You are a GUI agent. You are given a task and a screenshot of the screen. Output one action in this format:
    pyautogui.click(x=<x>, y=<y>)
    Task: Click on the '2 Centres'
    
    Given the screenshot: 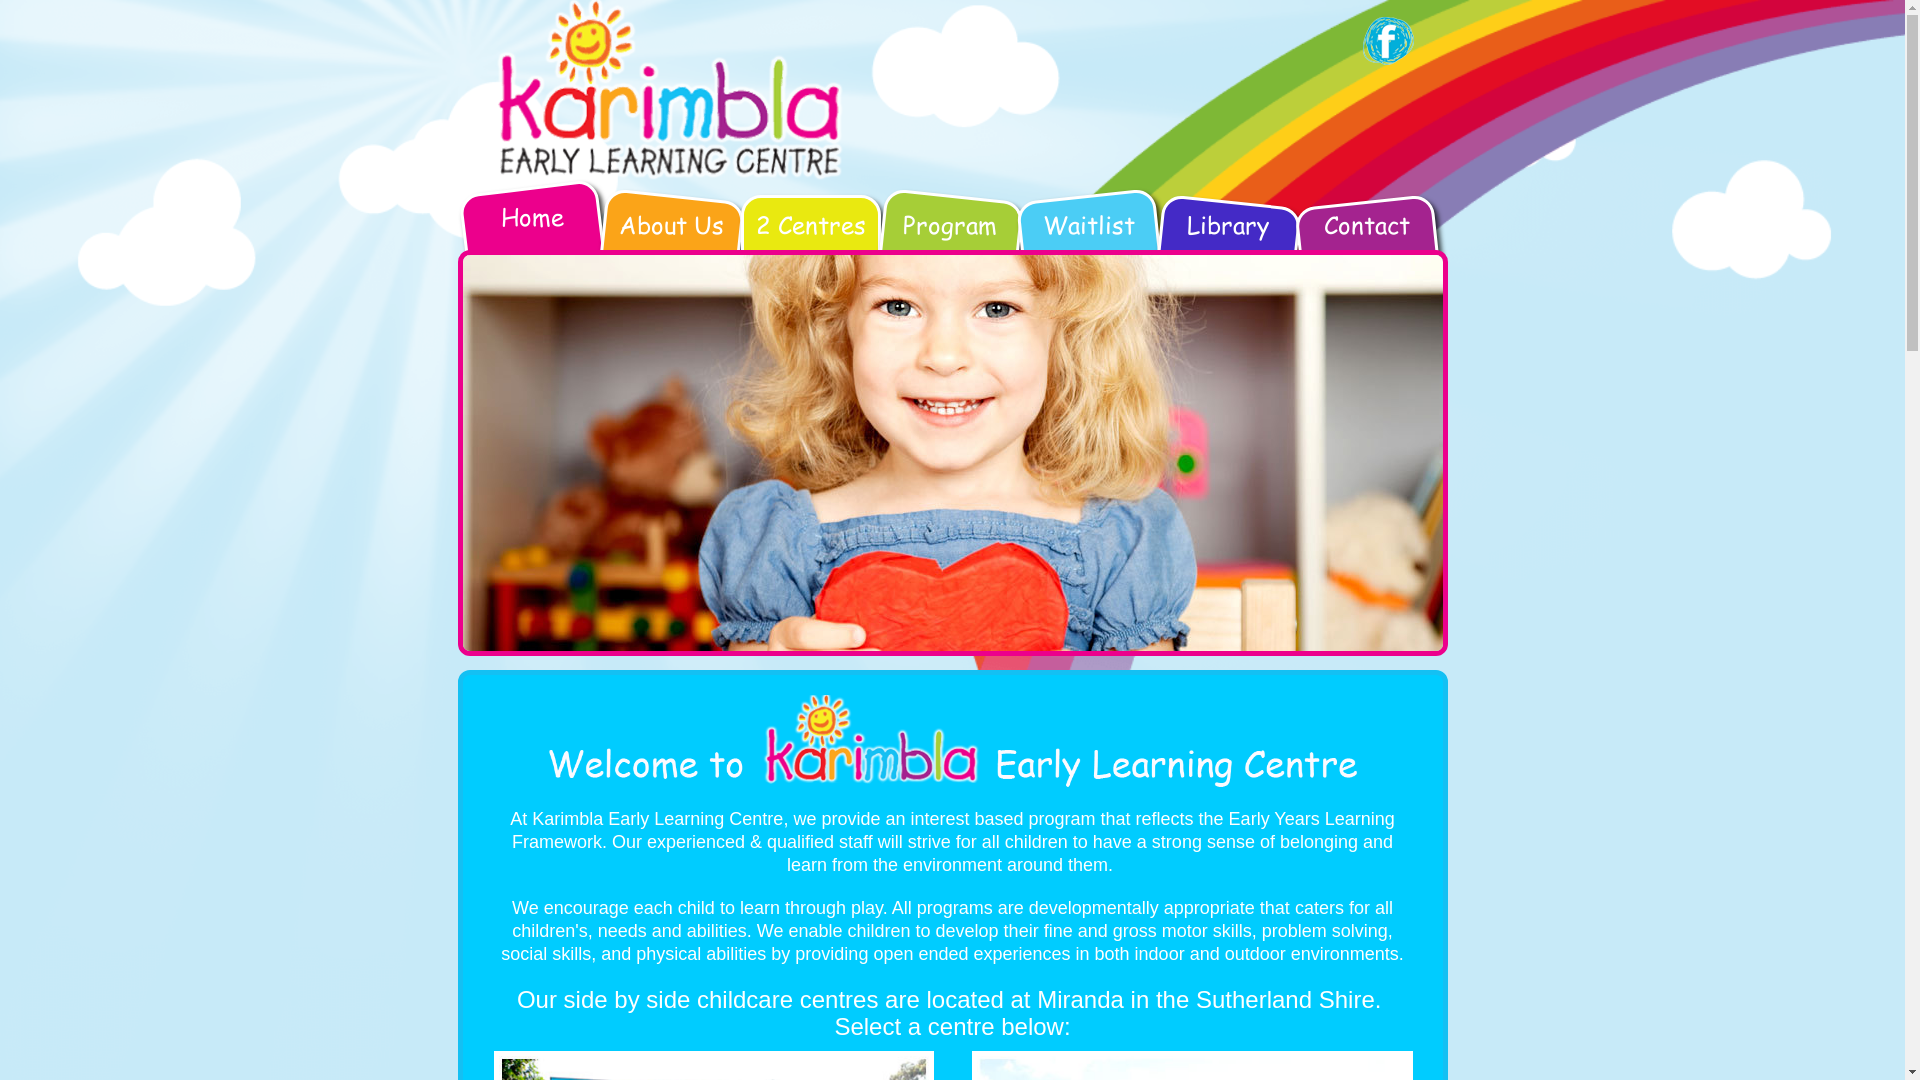 What is the action you would take?
    pyautogui.click(x=810, y=237)
    